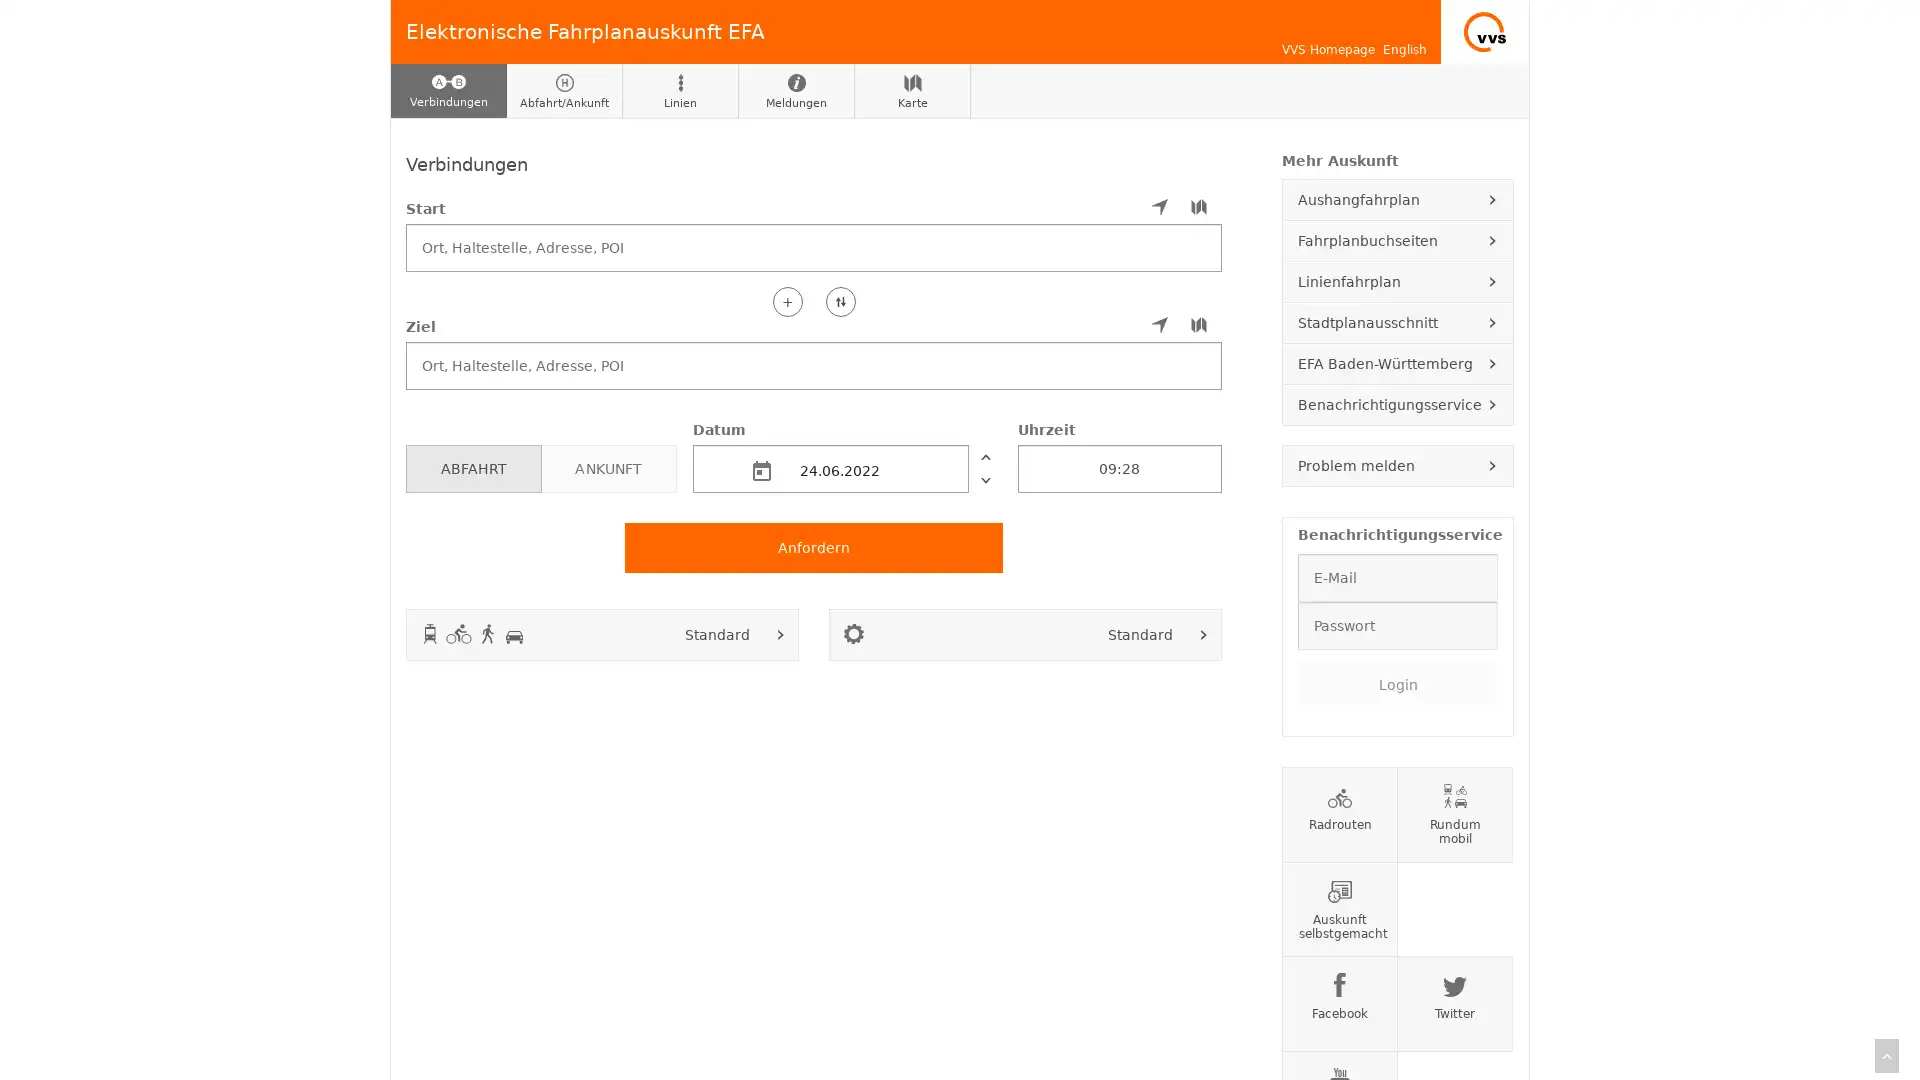 This screenshot has width=1920, height=1080. I want to click on Meldungen, so click(795, 91).